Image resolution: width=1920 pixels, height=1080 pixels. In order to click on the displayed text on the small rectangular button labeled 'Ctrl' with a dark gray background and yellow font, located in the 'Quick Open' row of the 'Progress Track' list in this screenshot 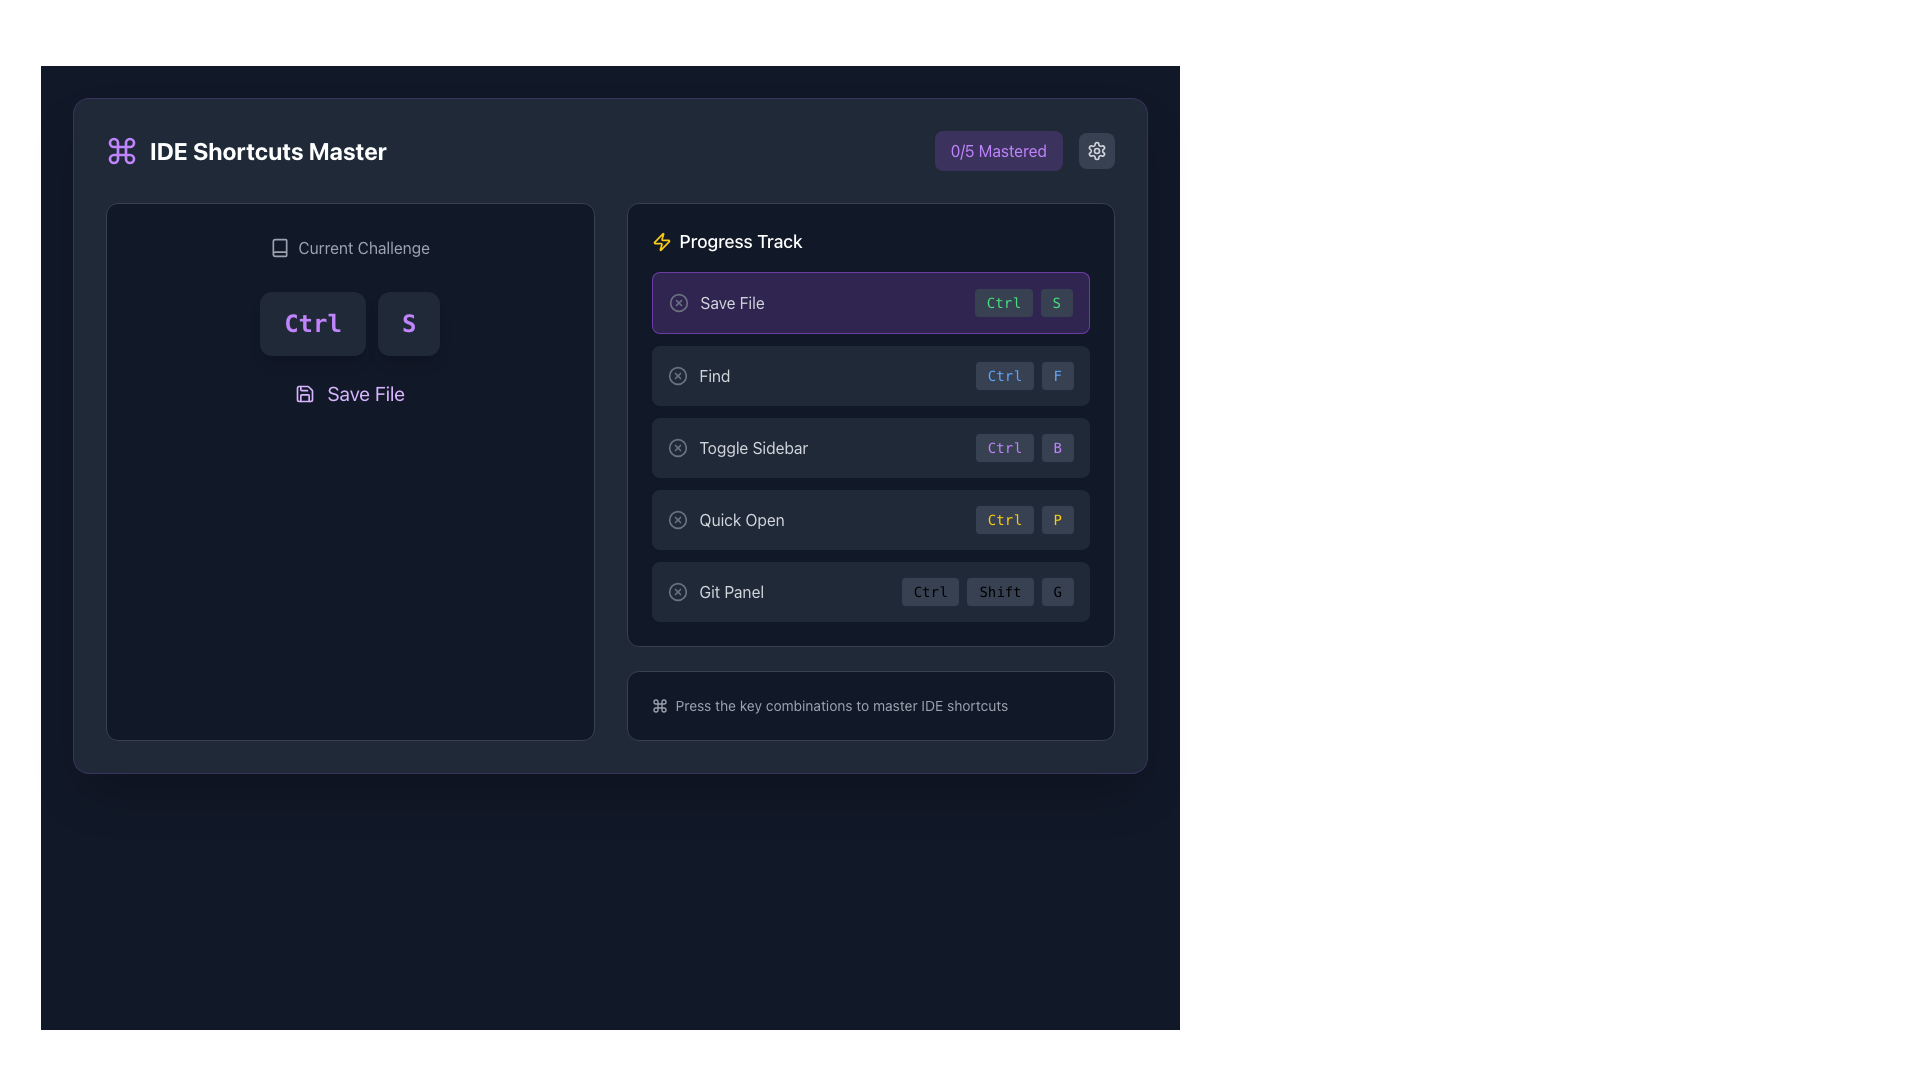, I will do `click(1004, 519)`.